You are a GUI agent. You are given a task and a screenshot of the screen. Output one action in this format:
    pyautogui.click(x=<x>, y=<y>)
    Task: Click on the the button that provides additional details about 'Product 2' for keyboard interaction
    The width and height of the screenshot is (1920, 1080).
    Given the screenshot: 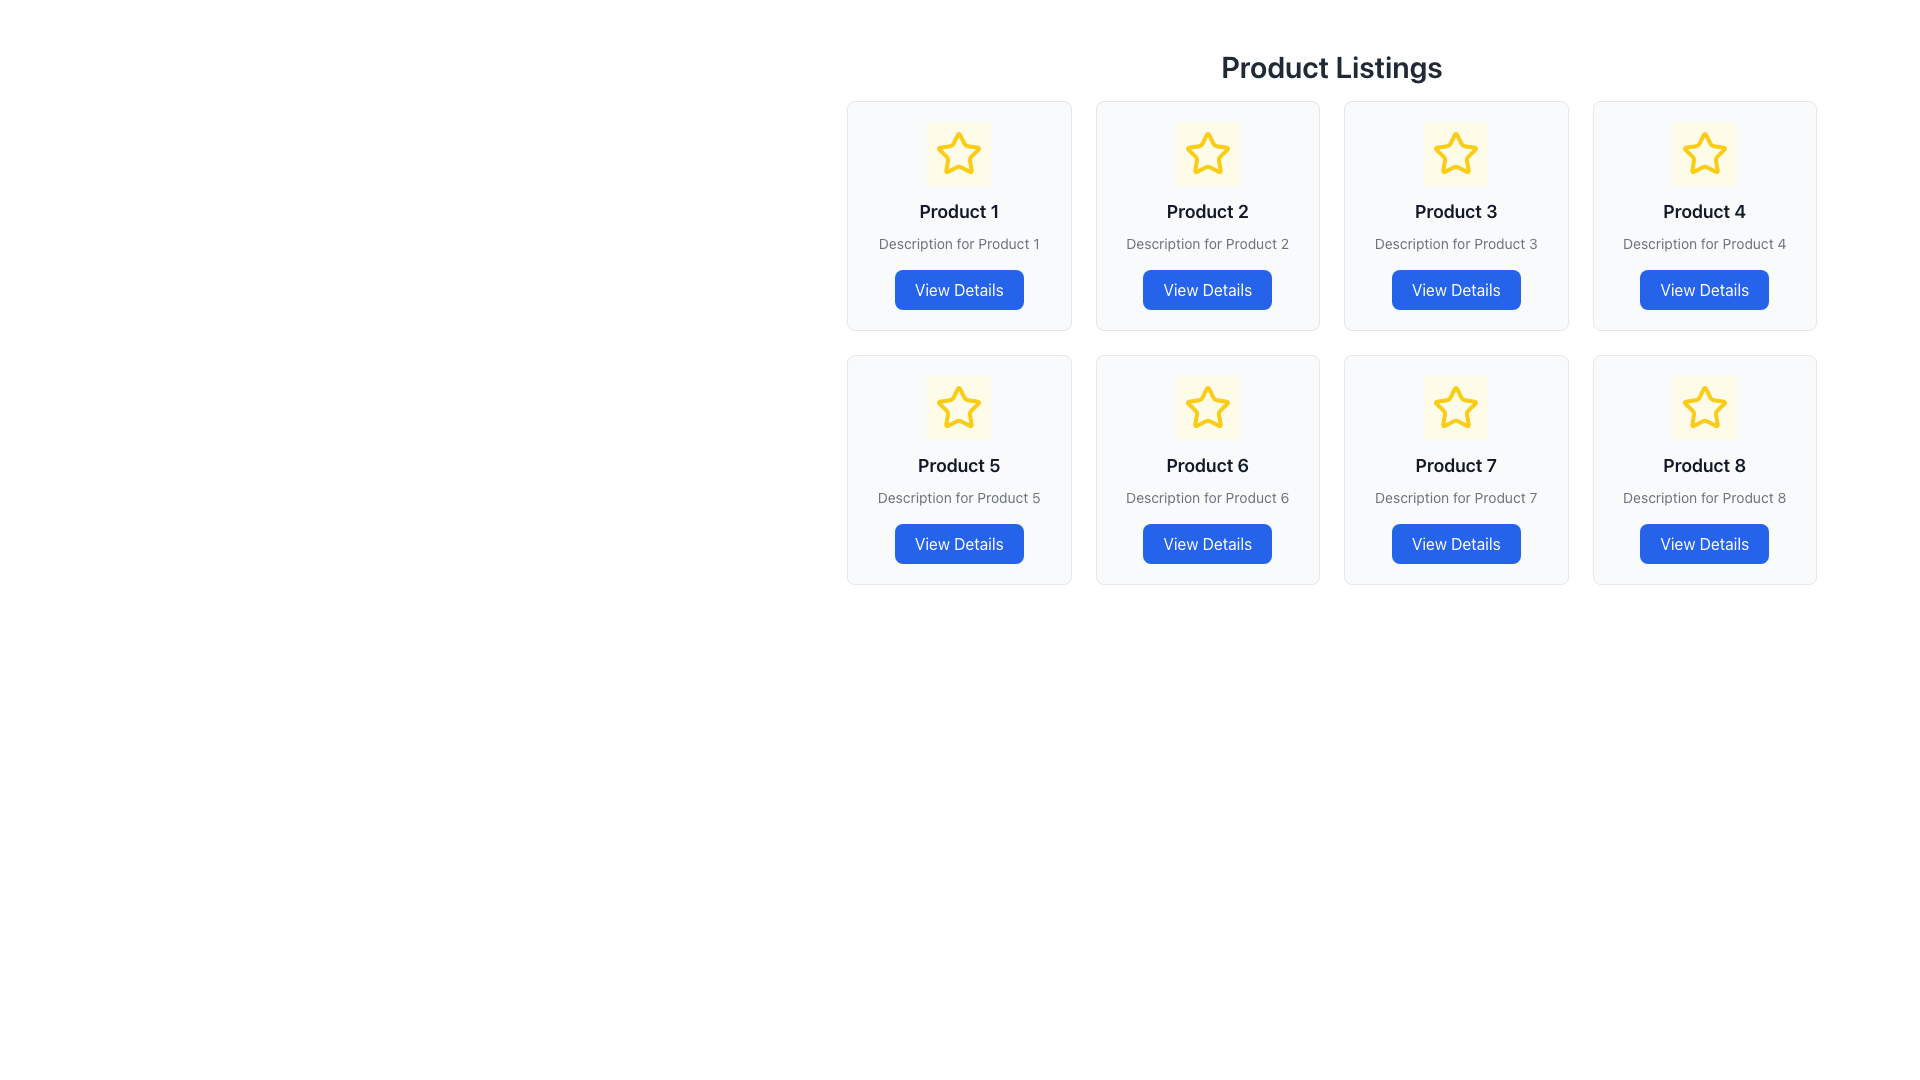 What is the action you would take?
    pyautogui.click(x=1206, y=289)
    